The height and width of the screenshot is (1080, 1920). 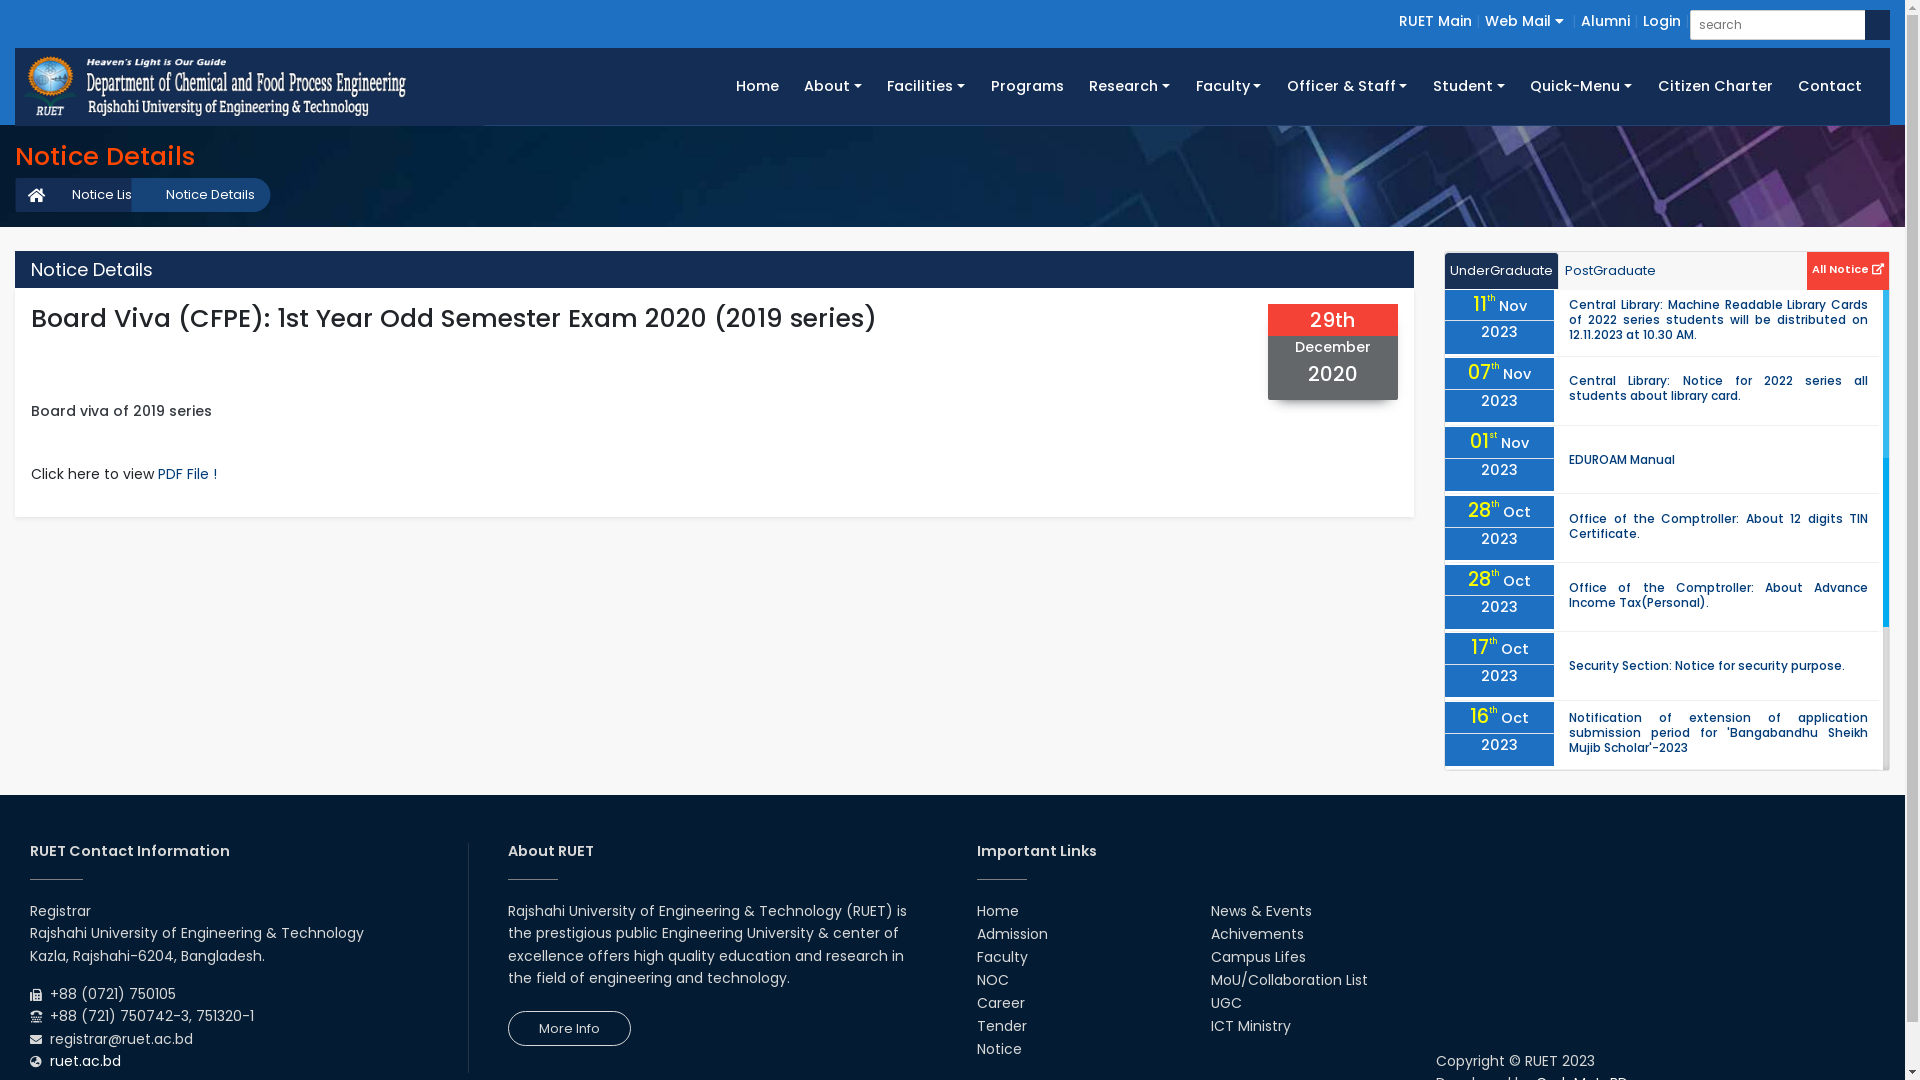 What do you see at coordinates (1580, 85) in the screenshot?
I see `'Quick-Menu'` at bounding box center [1580, 85].